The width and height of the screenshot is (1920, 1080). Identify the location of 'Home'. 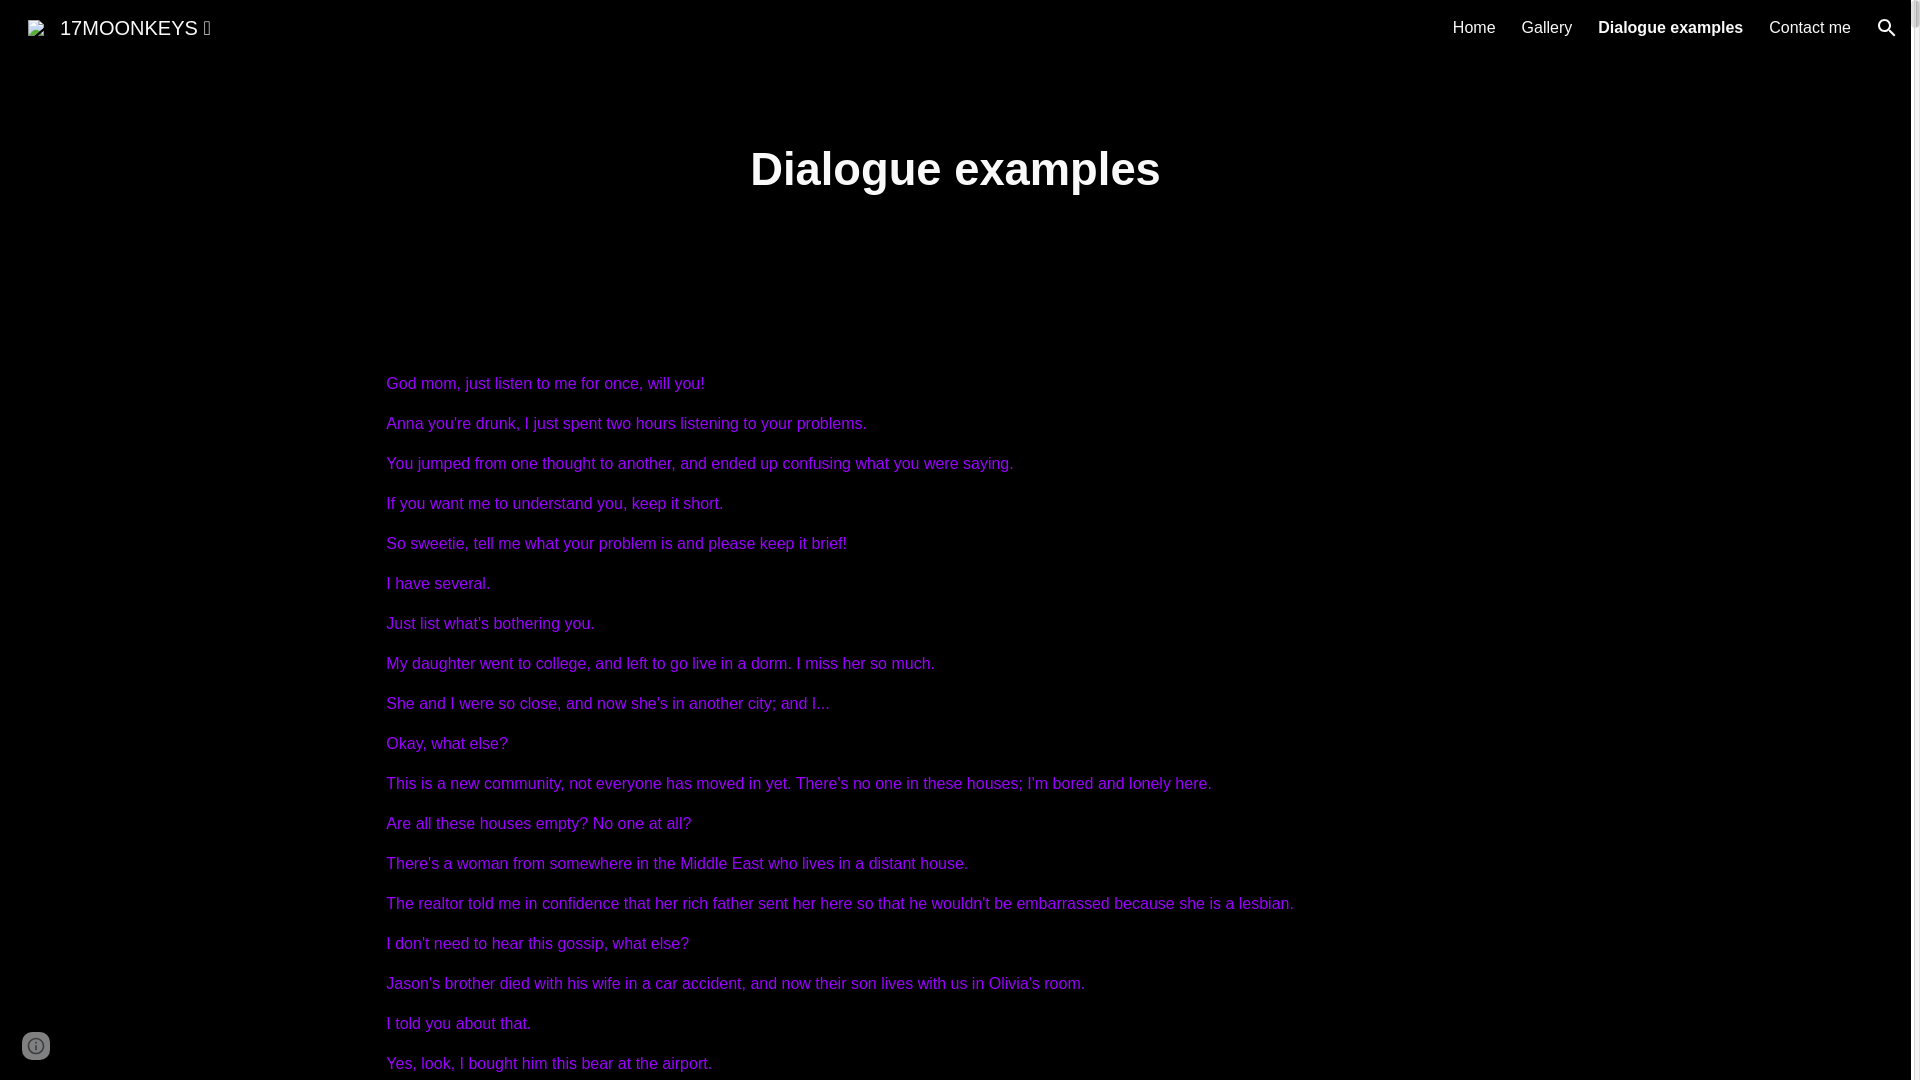
(1474, 27).